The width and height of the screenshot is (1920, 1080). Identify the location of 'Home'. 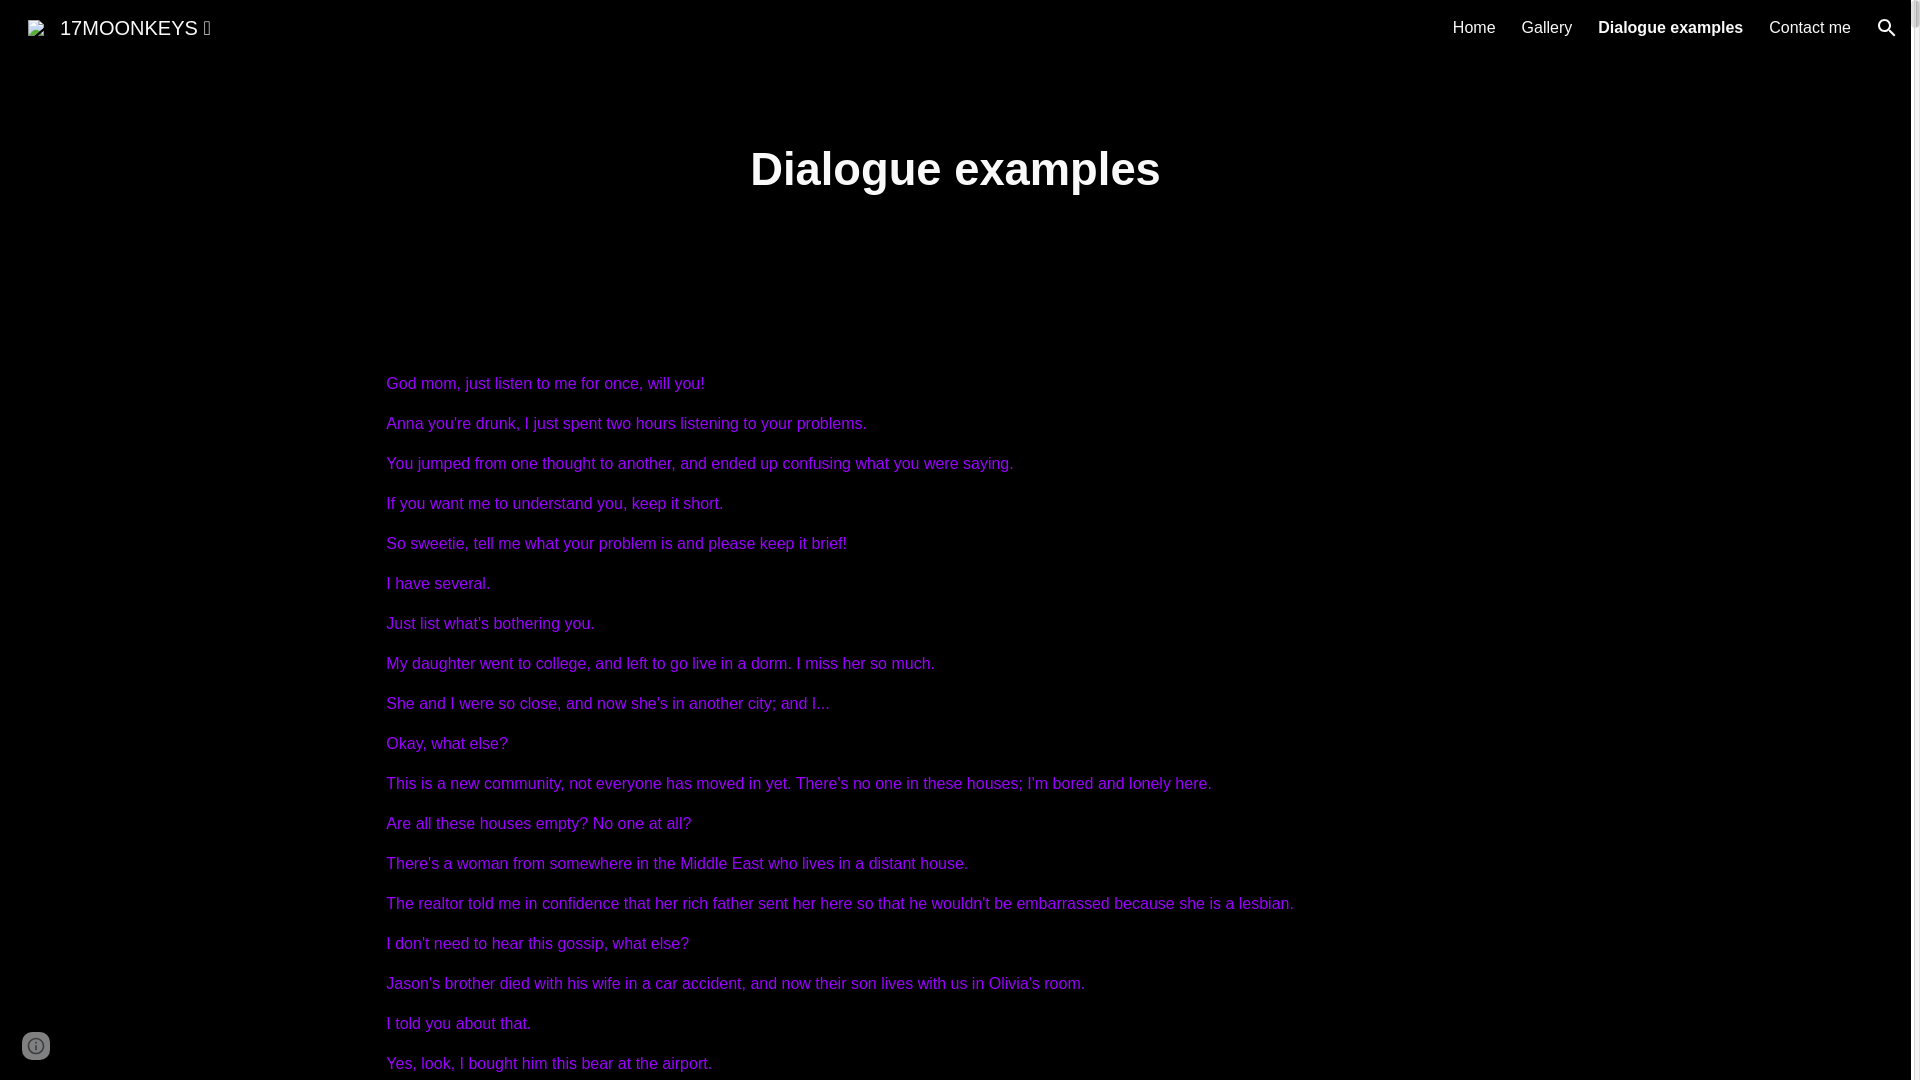
(1474, 27).